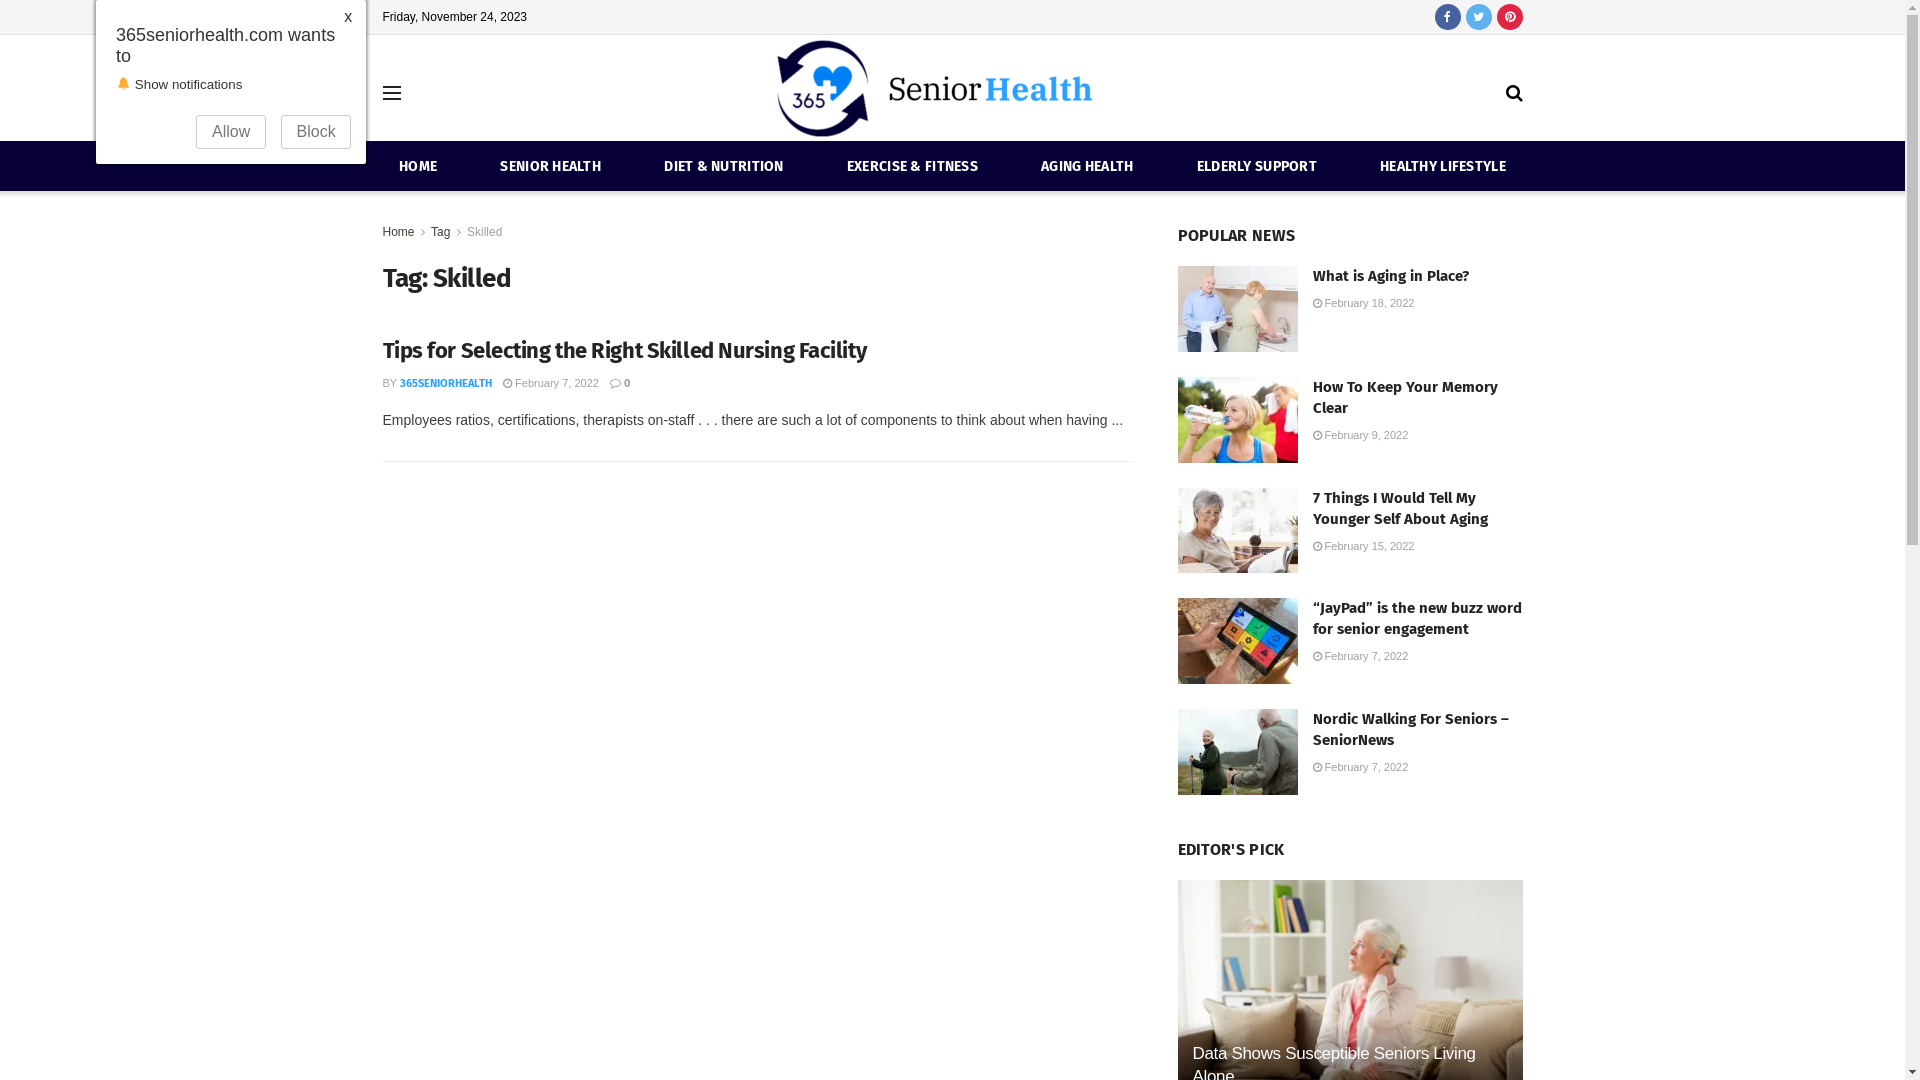 The width and height of the screenshot is (1920, 1080). Describe the element at coordinates (399, 383) in the screenshot. I see `'365SENIORHEALTH'` at that location.